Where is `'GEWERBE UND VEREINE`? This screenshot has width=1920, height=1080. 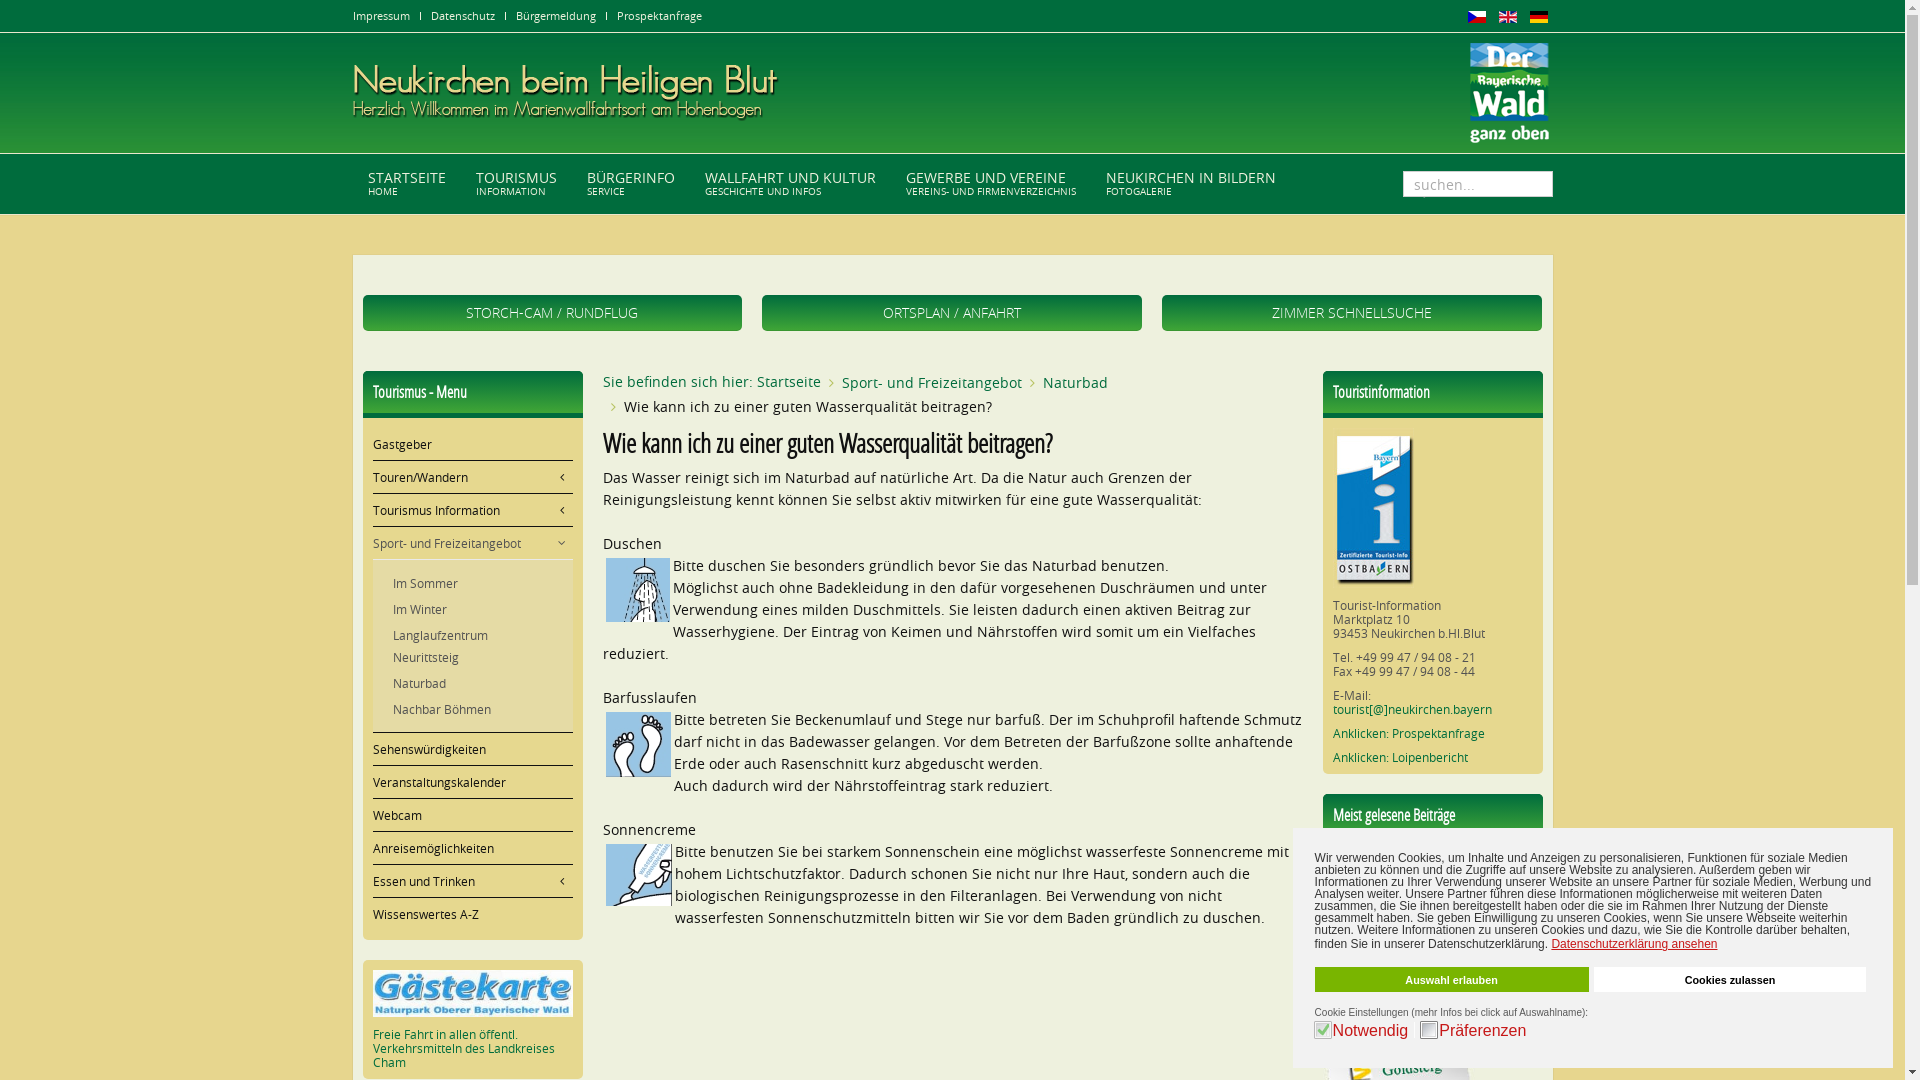
'GEWERBE UND VEREINE is located at coordinates (989, 184).